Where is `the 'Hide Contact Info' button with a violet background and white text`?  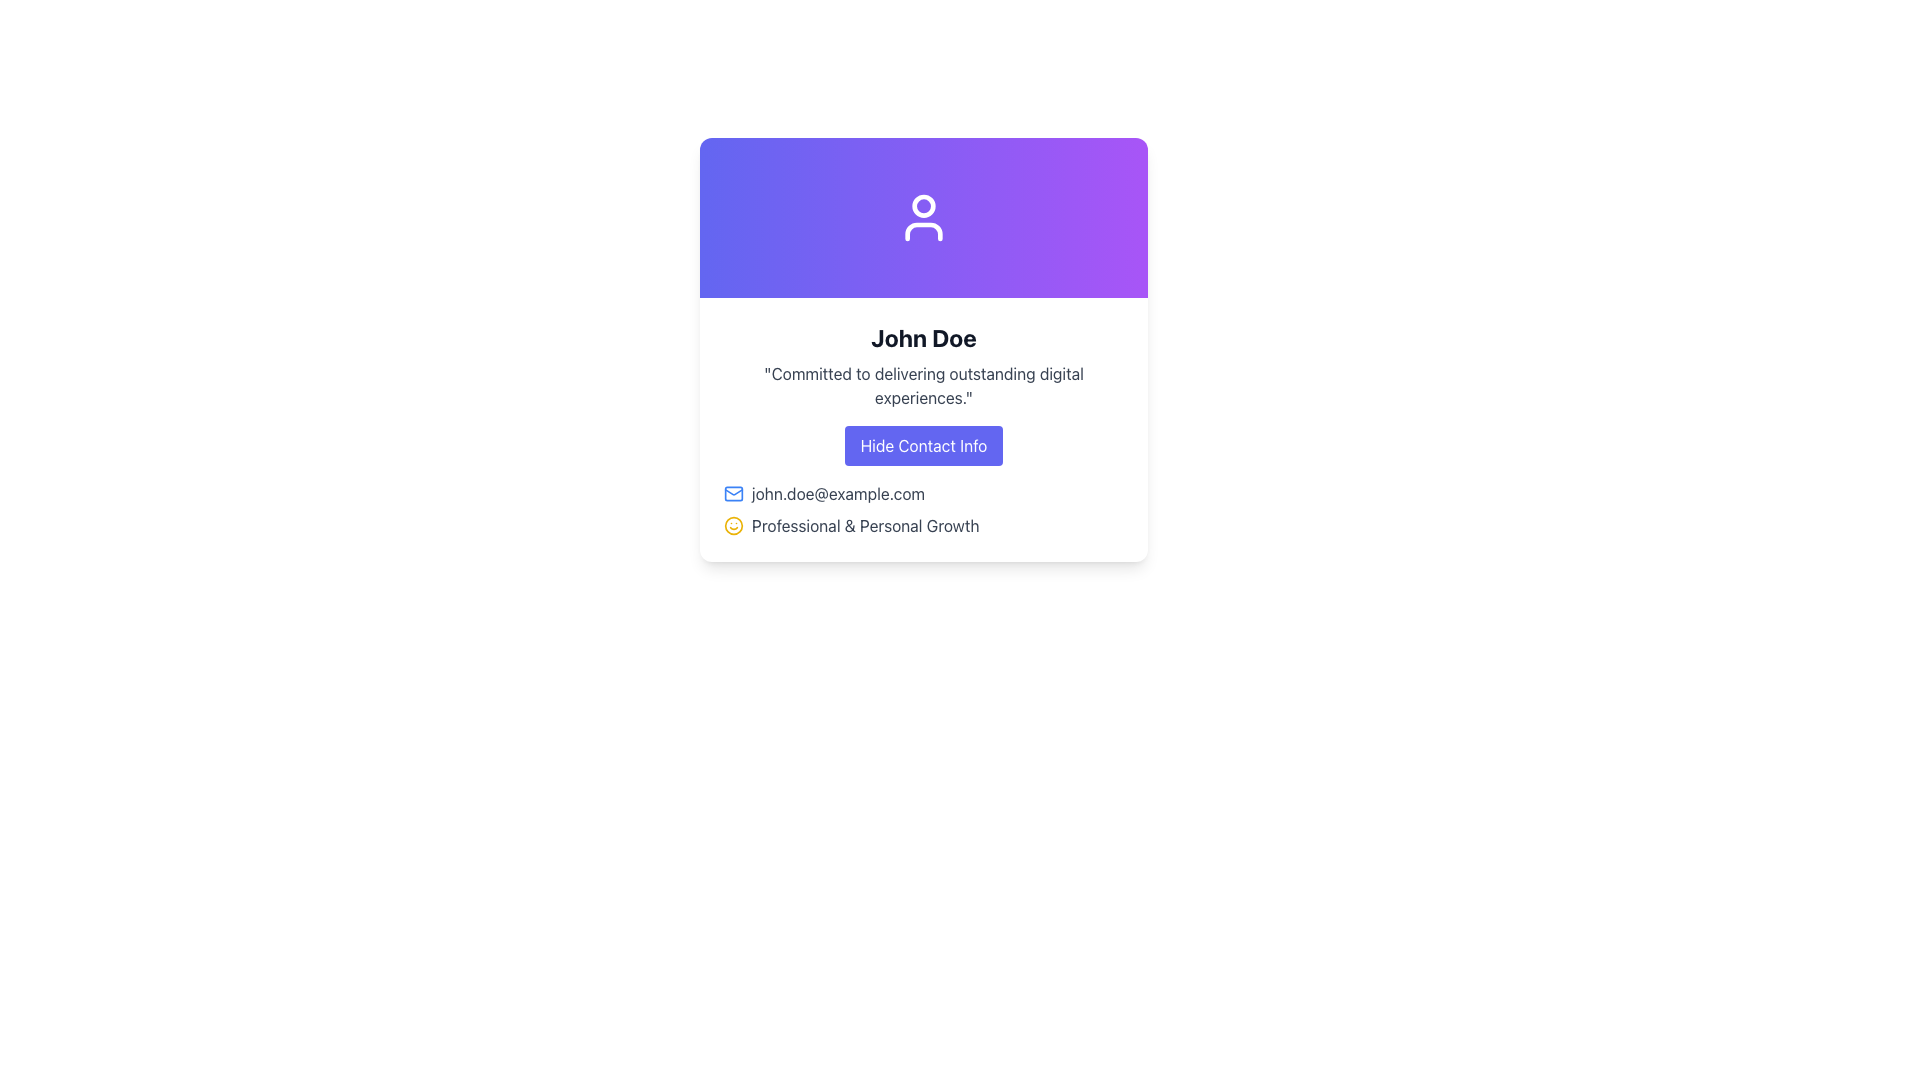
the 'Hide Contact Info' button with a violet background and white text is located at coordinates (922, 445).